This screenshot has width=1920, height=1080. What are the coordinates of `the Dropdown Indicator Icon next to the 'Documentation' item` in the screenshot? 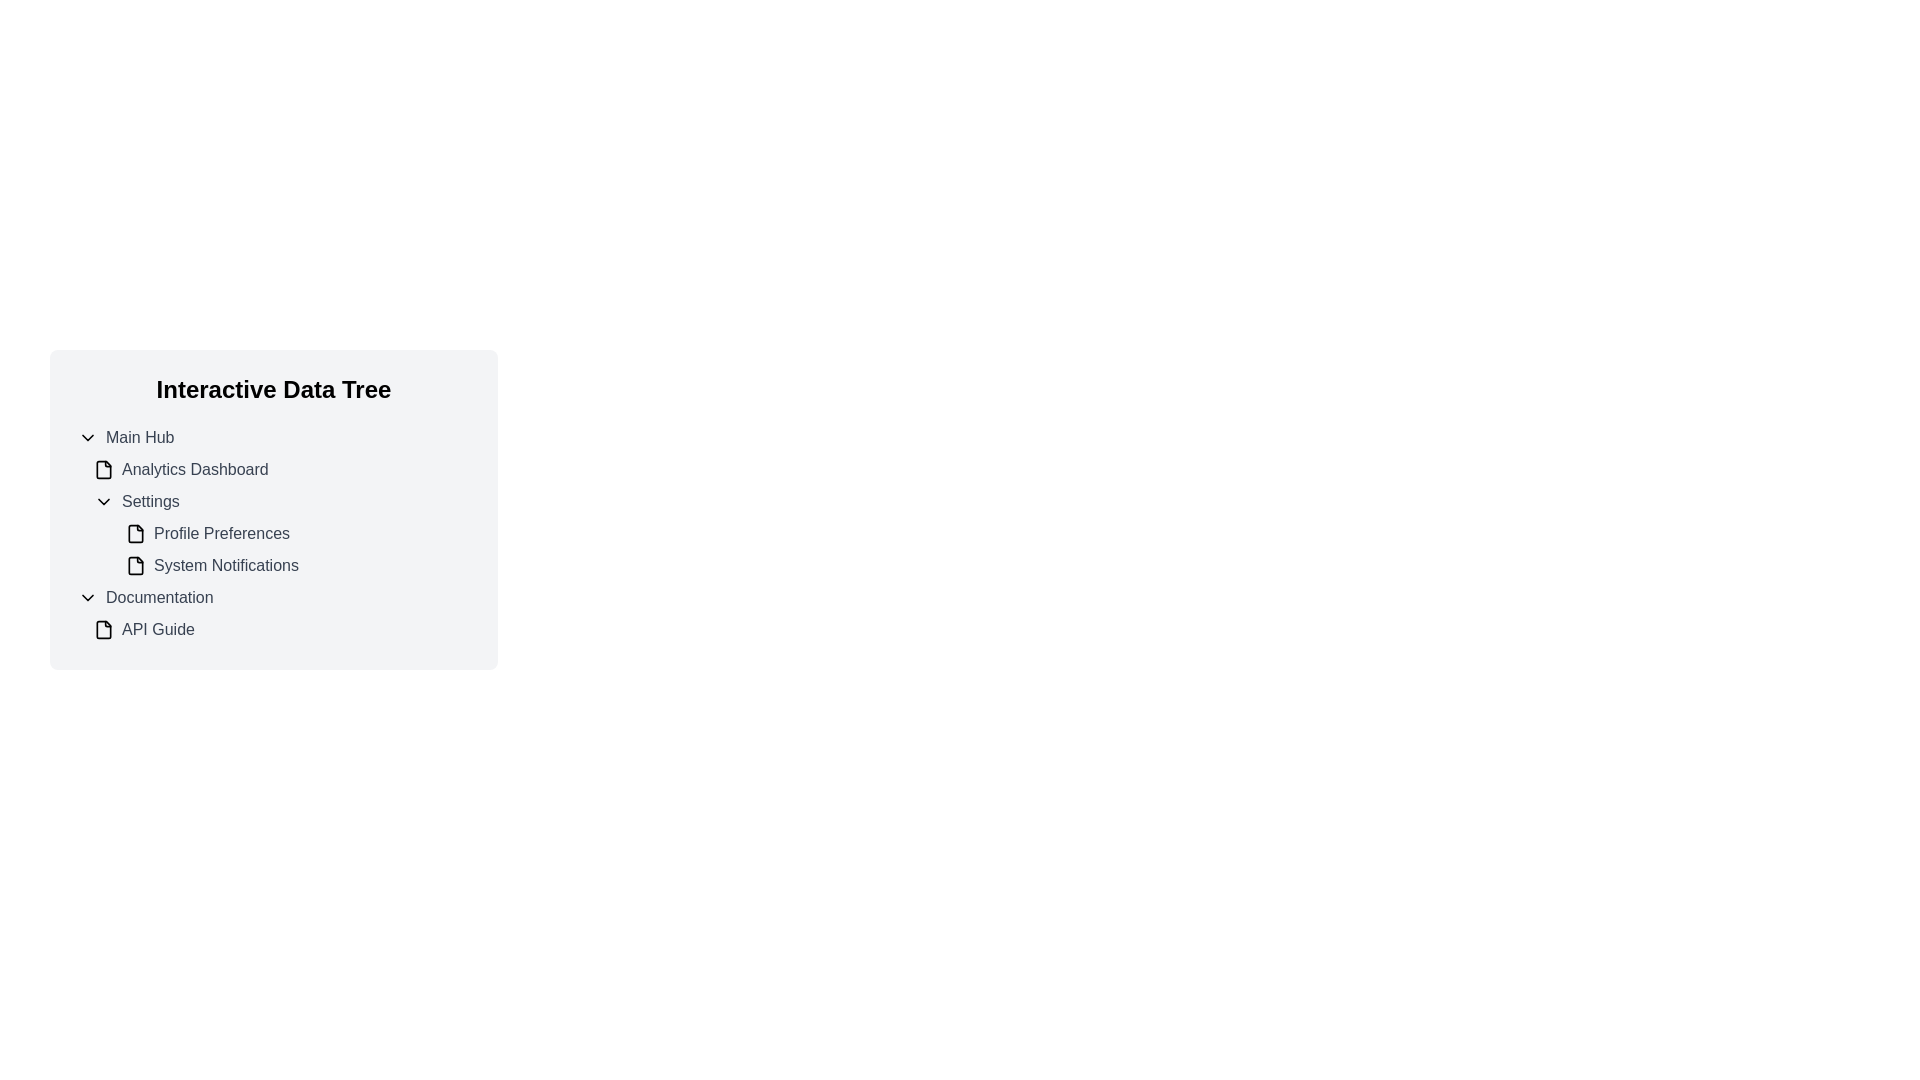 It's located at (86, 596).